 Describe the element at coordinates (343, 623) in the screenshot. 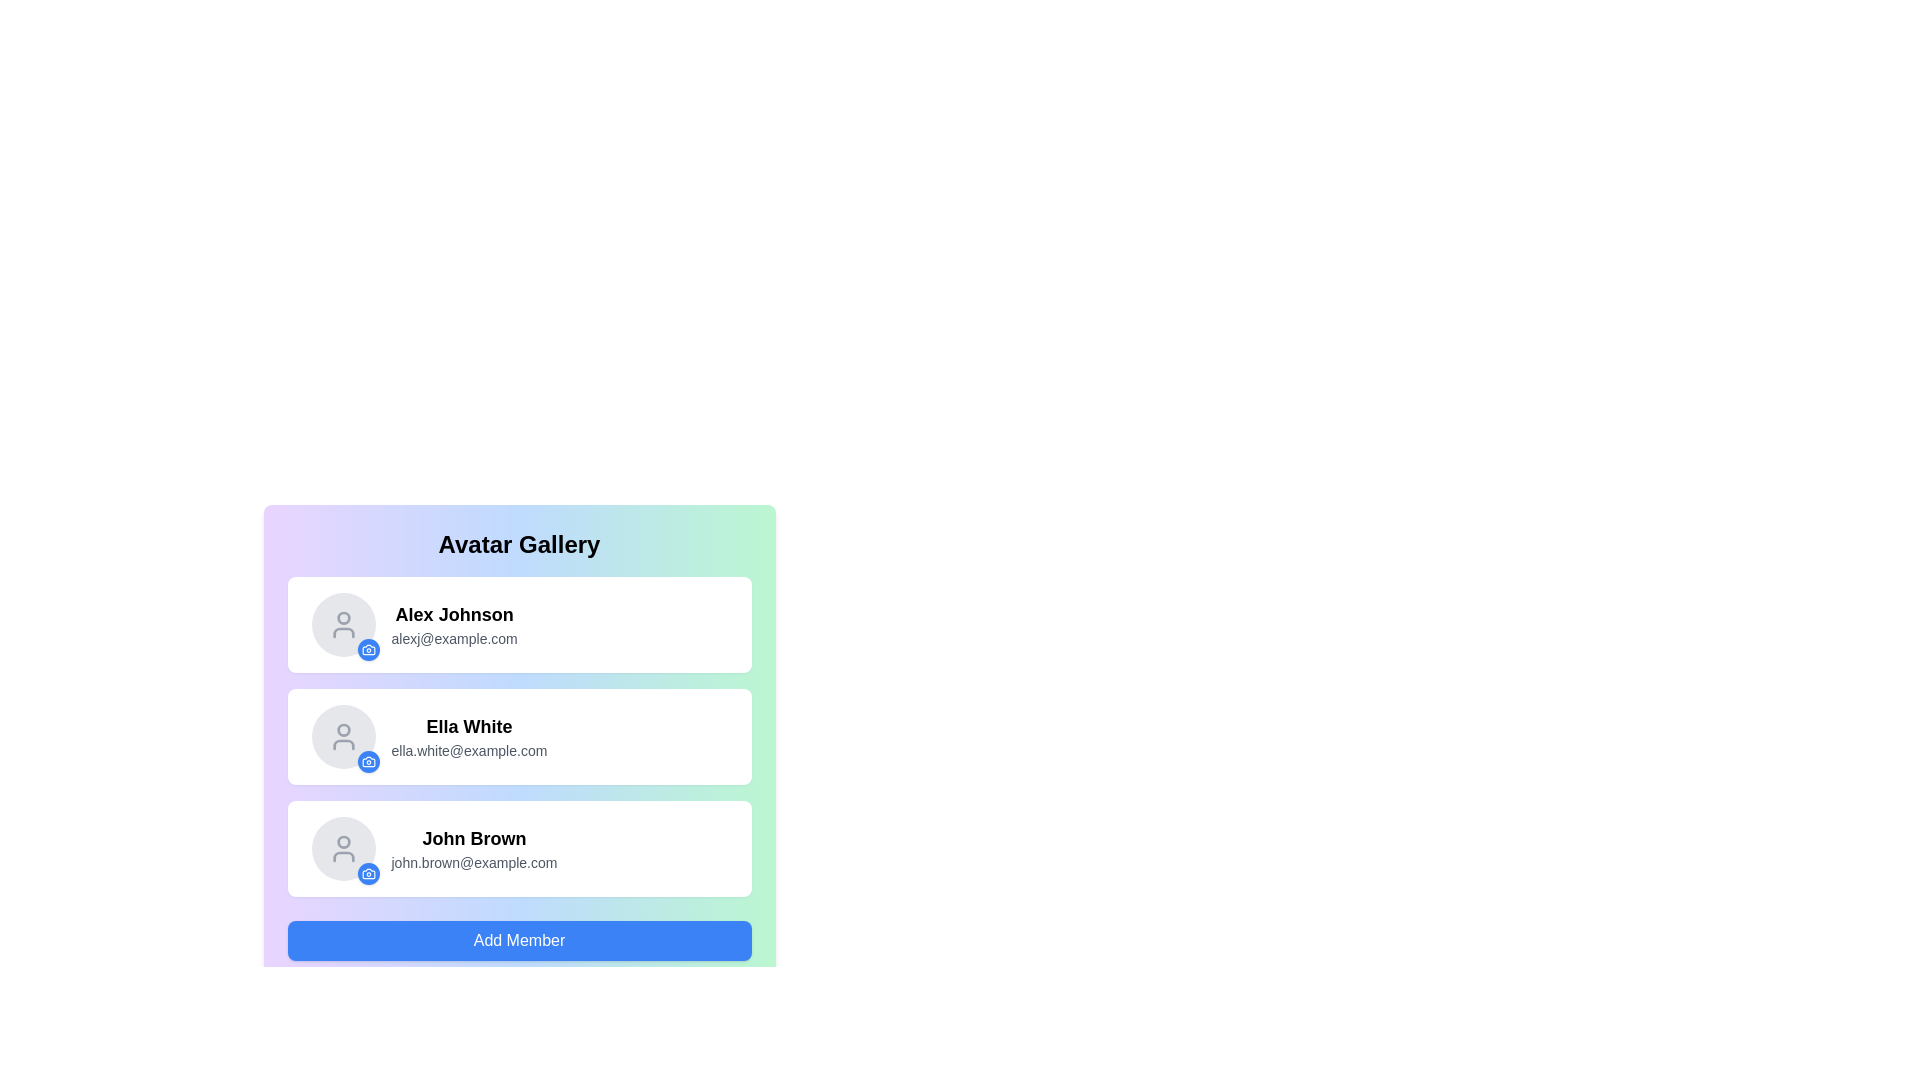

I see `the interactive avatar placeholder located at the leftmost position within the first card, which includes a camera icon for updating the avatar` at that location.